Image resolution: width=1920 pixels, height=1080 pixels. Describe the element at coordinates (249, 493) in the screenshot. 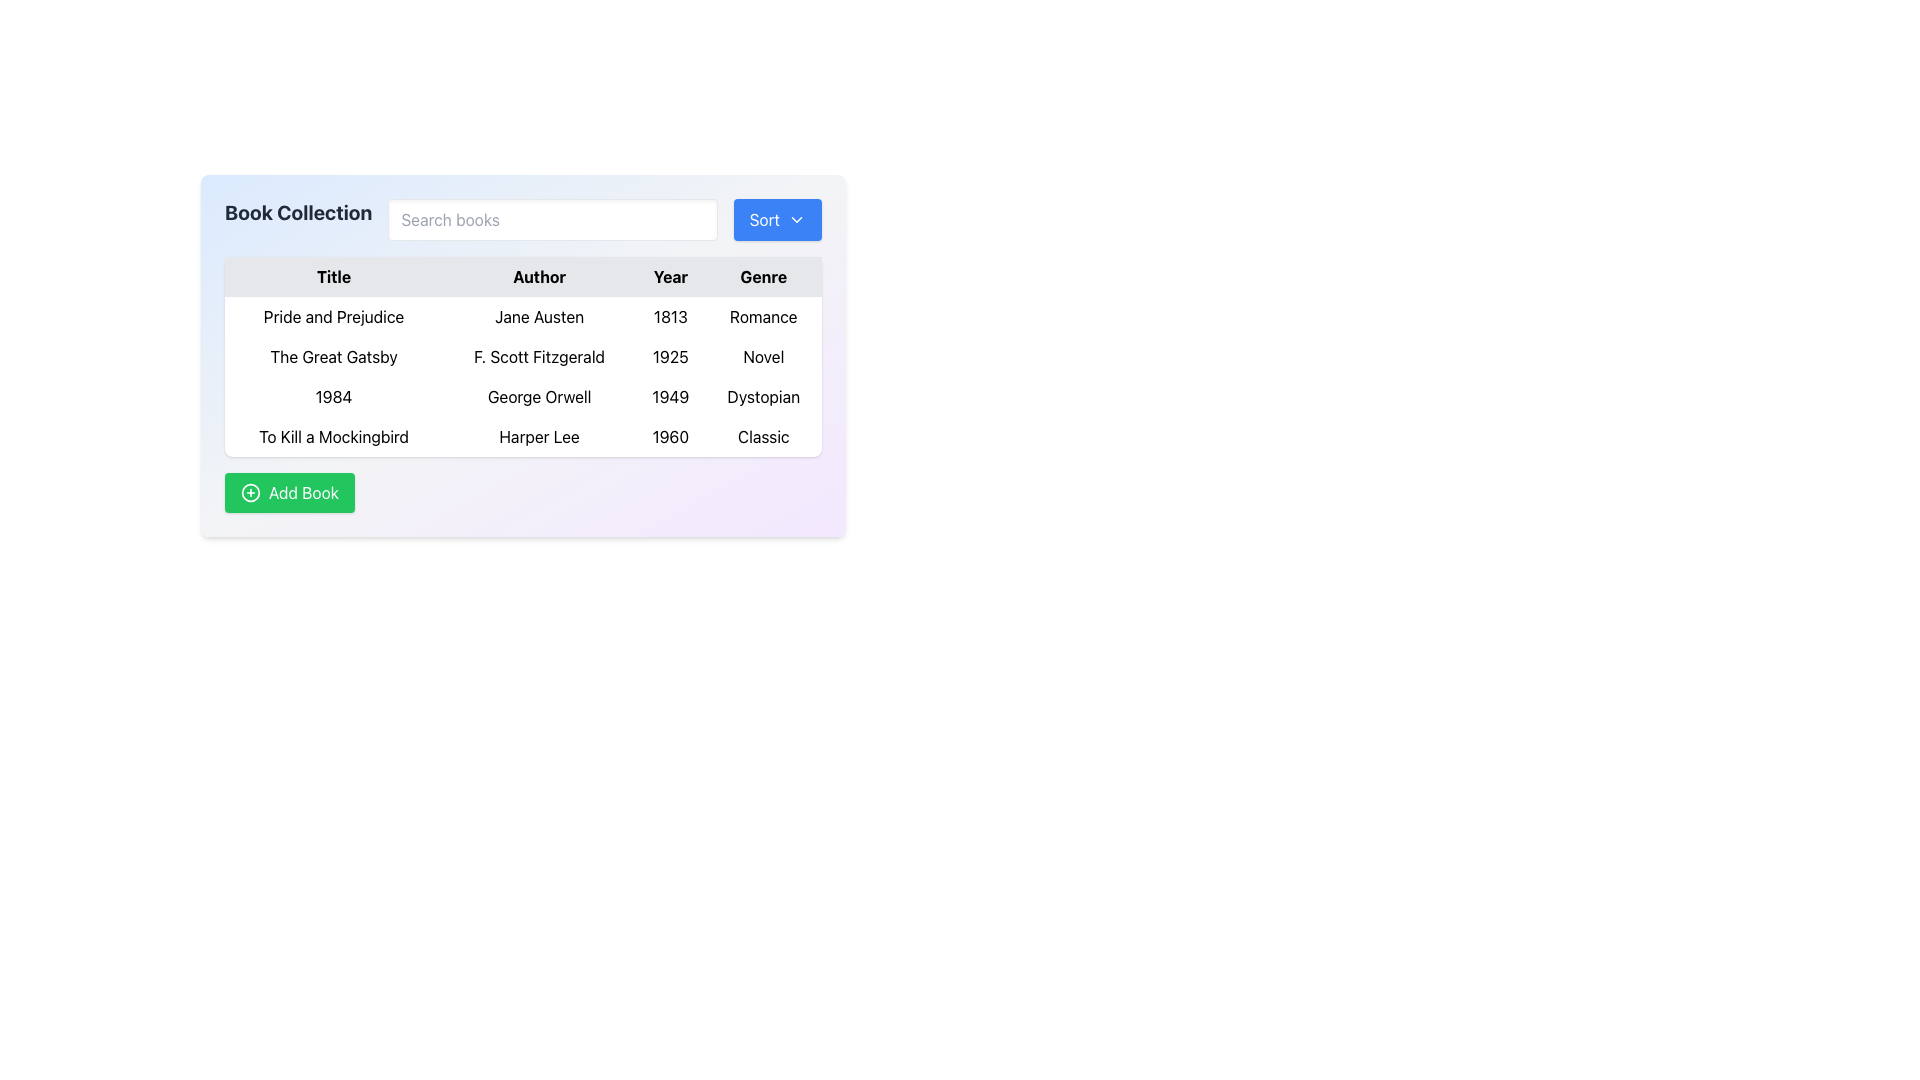

I see `the SVG Circle that is part of the 'Add Book' button, located to the left of the button label` at that location.